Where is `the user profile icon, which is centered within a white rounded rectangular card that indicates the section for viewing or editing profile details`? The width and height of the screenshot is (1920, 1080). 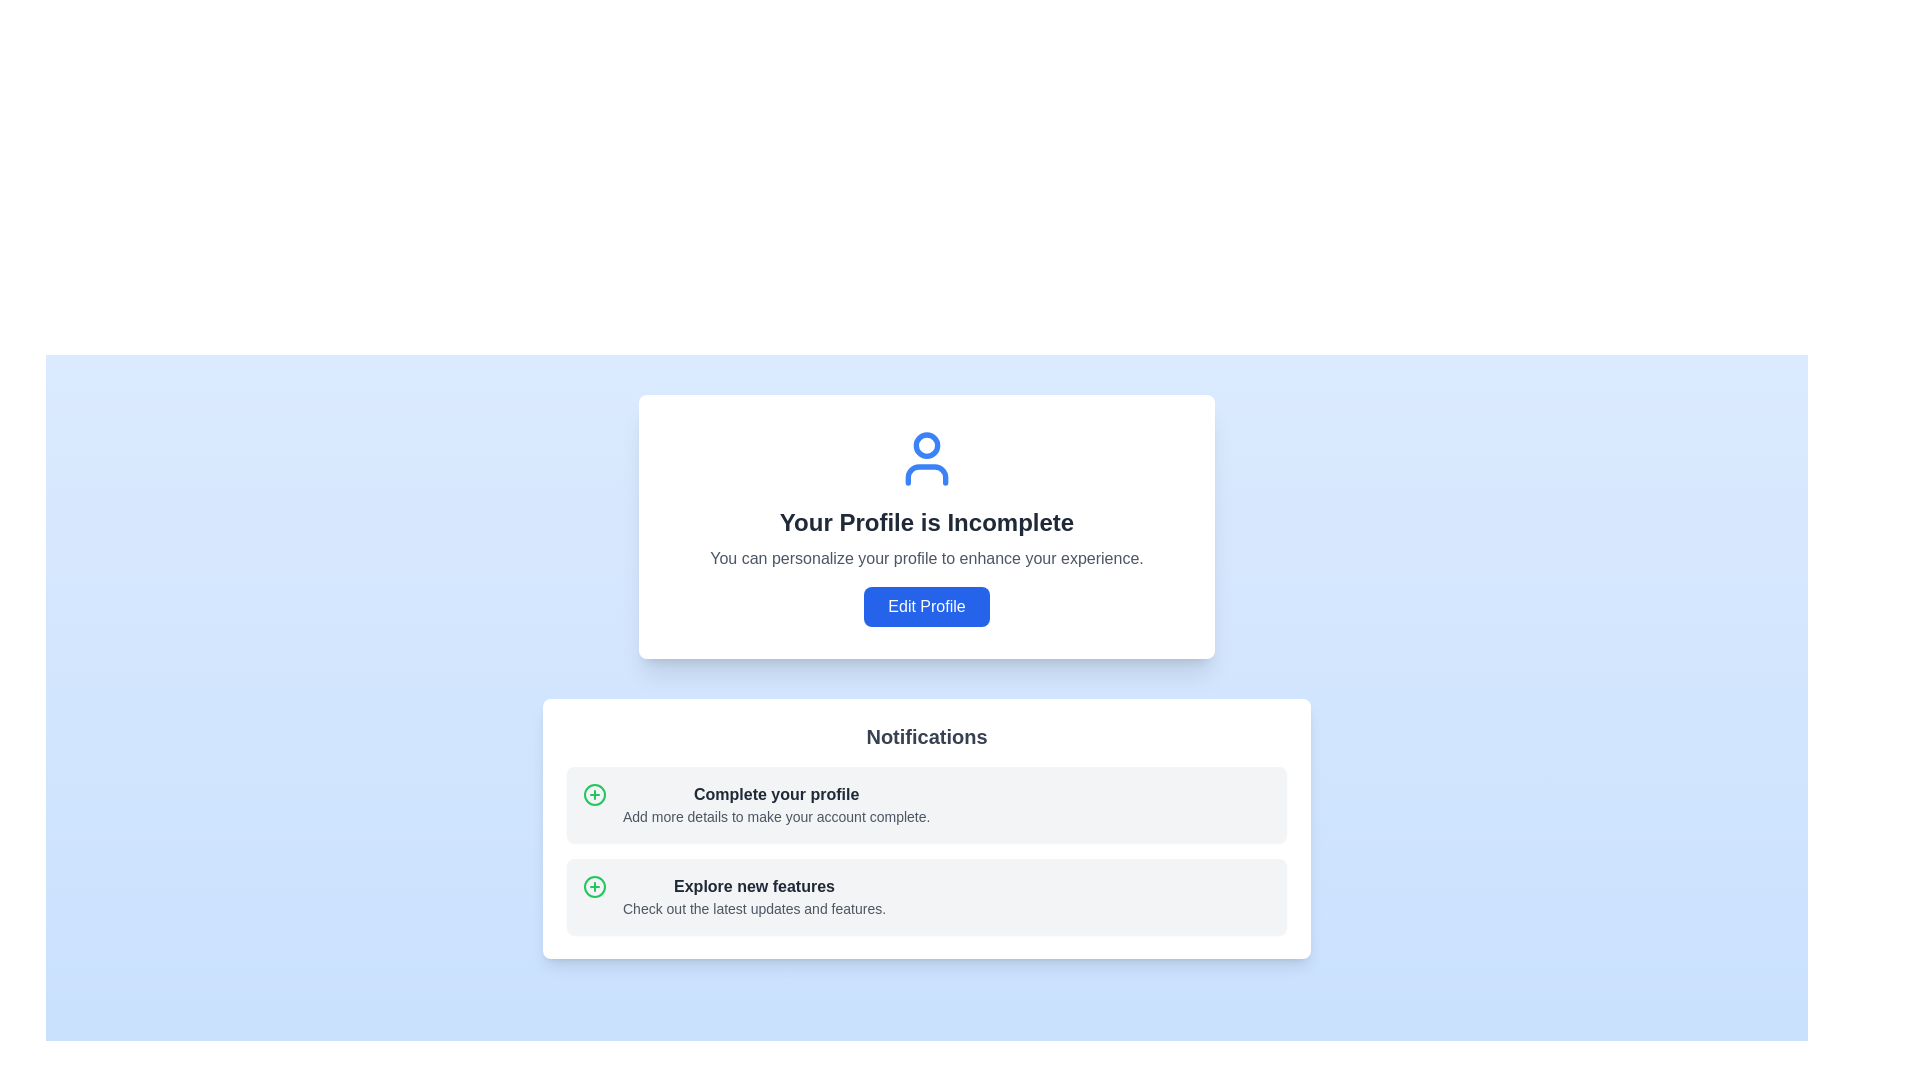
the user profile icon, which is centered within a white rounded rectangular card that indicates the section for viewing or editing profile details is located at coordinates (925, 459).